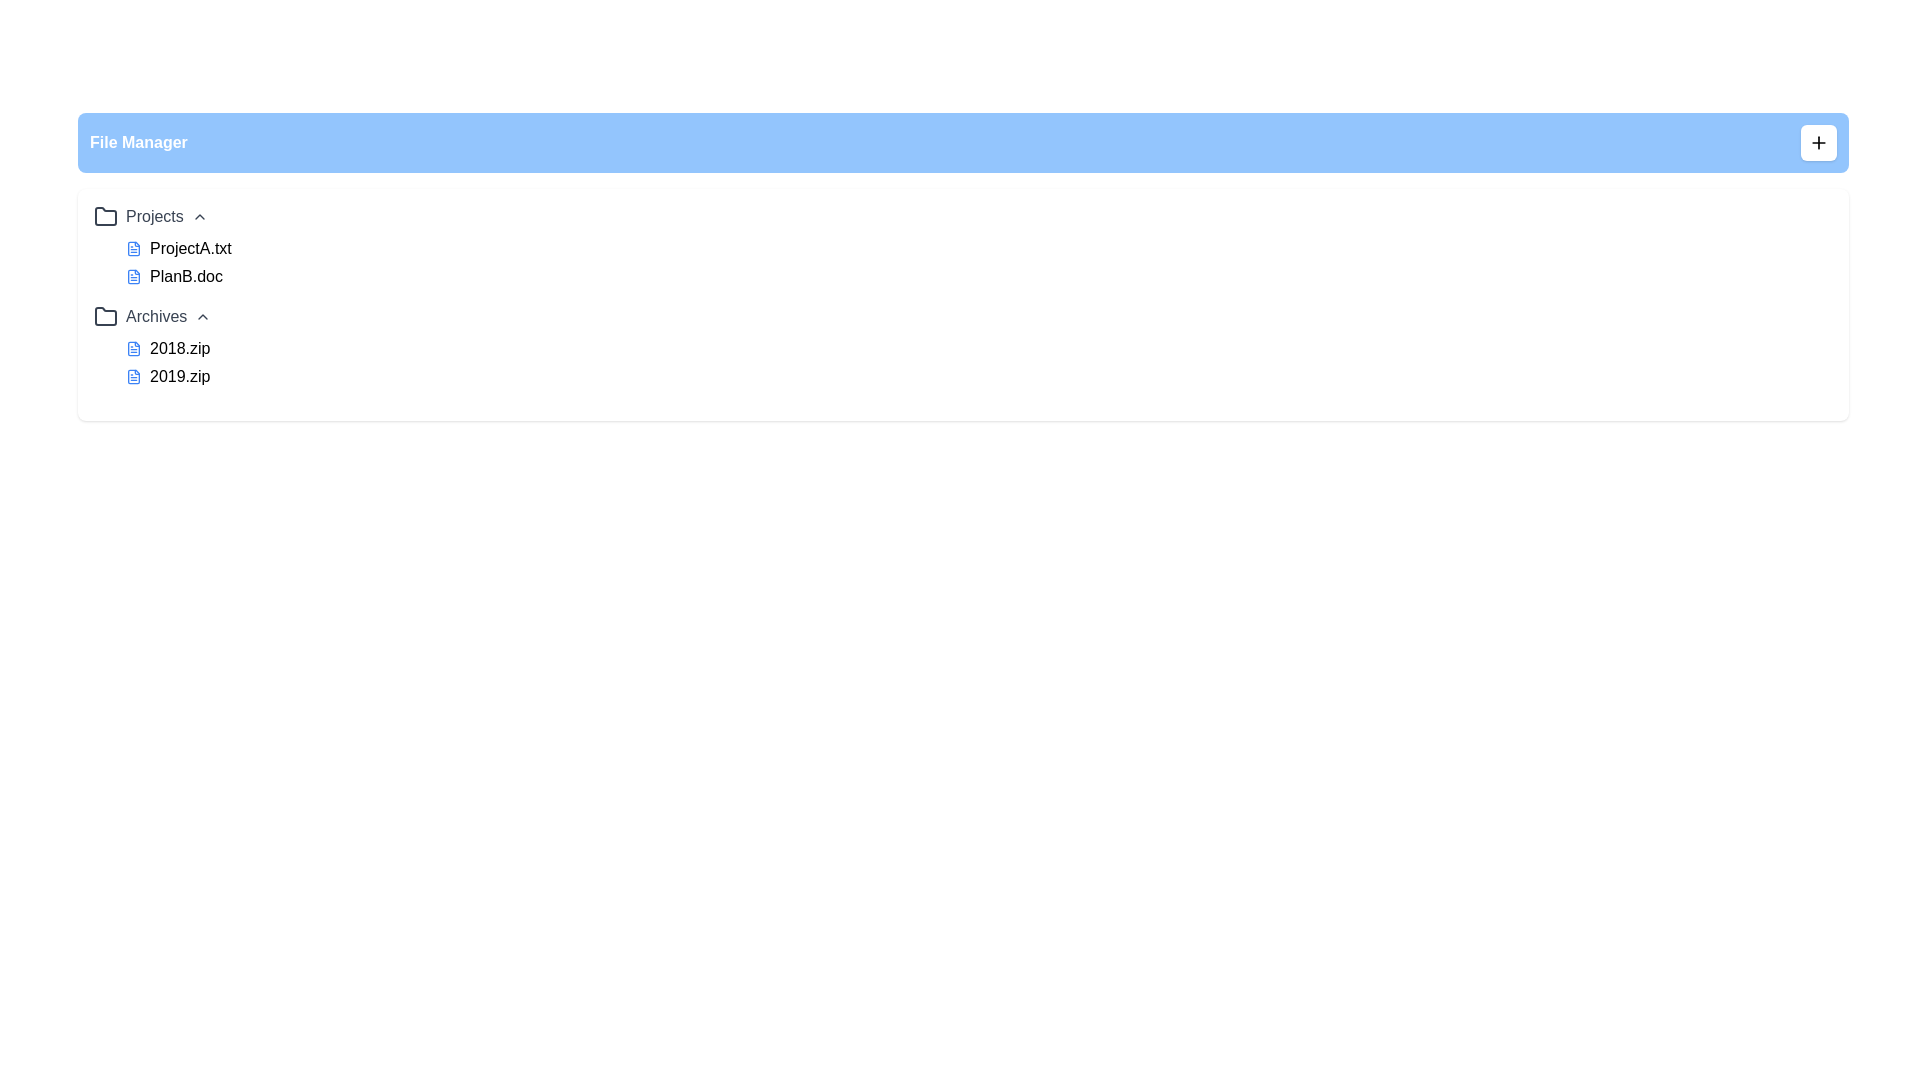 Image resolution: width=1920 pixels, height=1080 pixels. What do you see at coordinates (199, 216) in the screenshot?
I see `the dropdown toggle icon/button located to the right of the 'Projects' label` at bounding box center [199, 216].